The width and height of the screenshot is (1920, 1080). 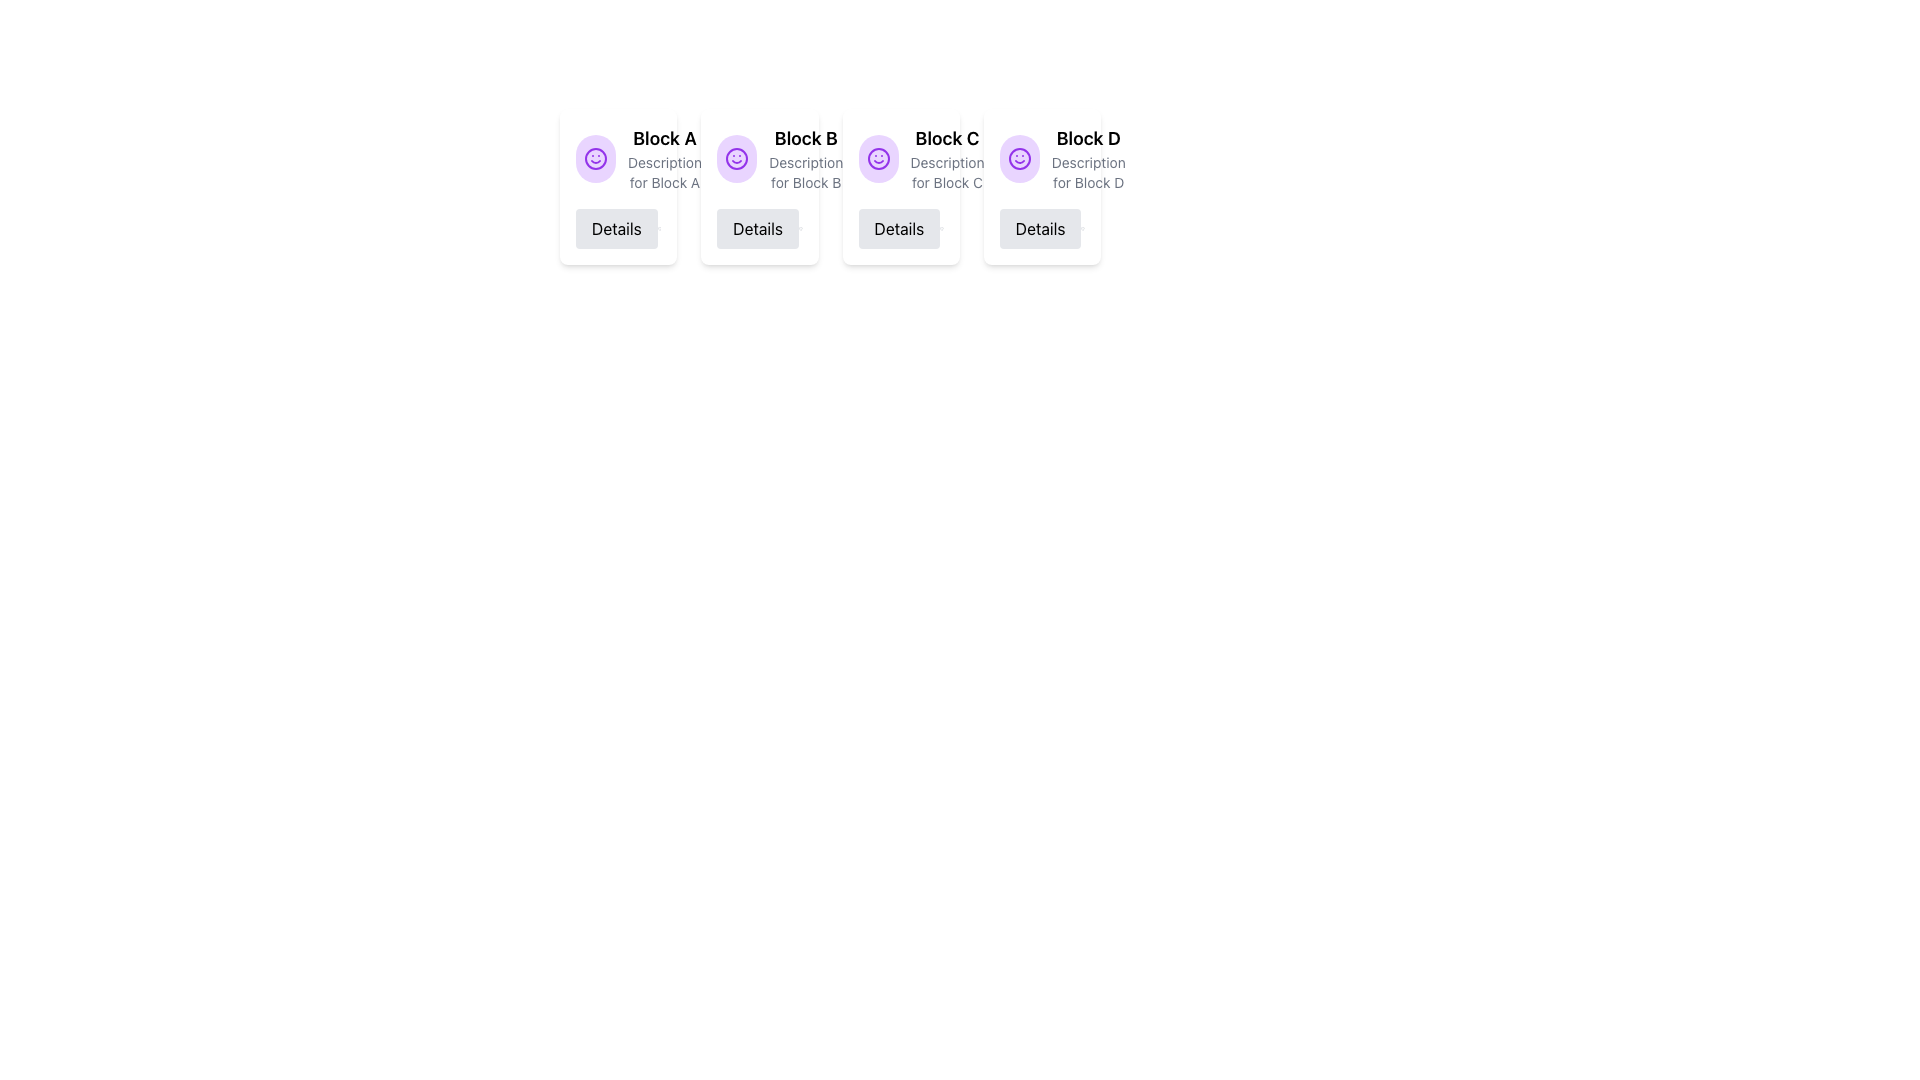 I want to click on the Text Display element that serves as the title and description for Block A, located in the first card from the left, so click(x=665, y=157).